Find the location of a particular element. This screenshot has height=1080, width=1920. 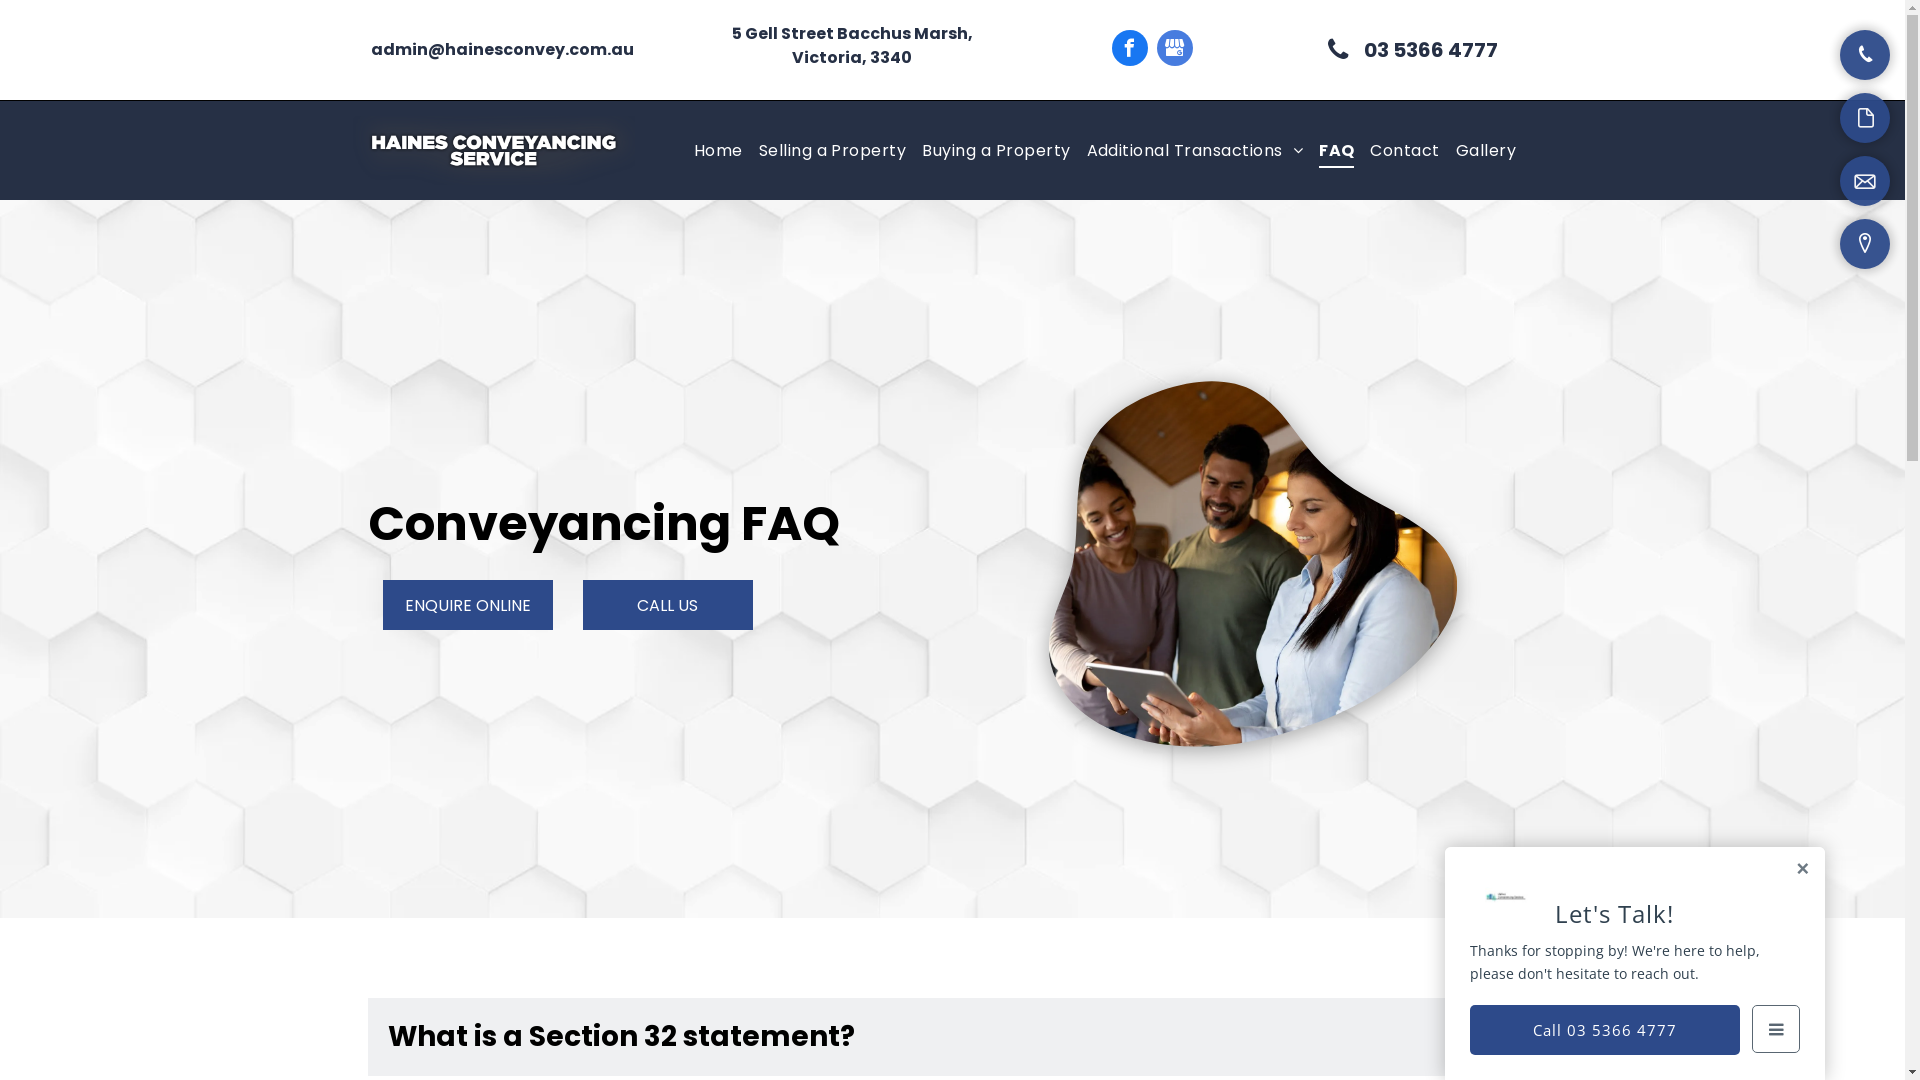

'03 5366 4777' is located at coordinates (1410, 49).